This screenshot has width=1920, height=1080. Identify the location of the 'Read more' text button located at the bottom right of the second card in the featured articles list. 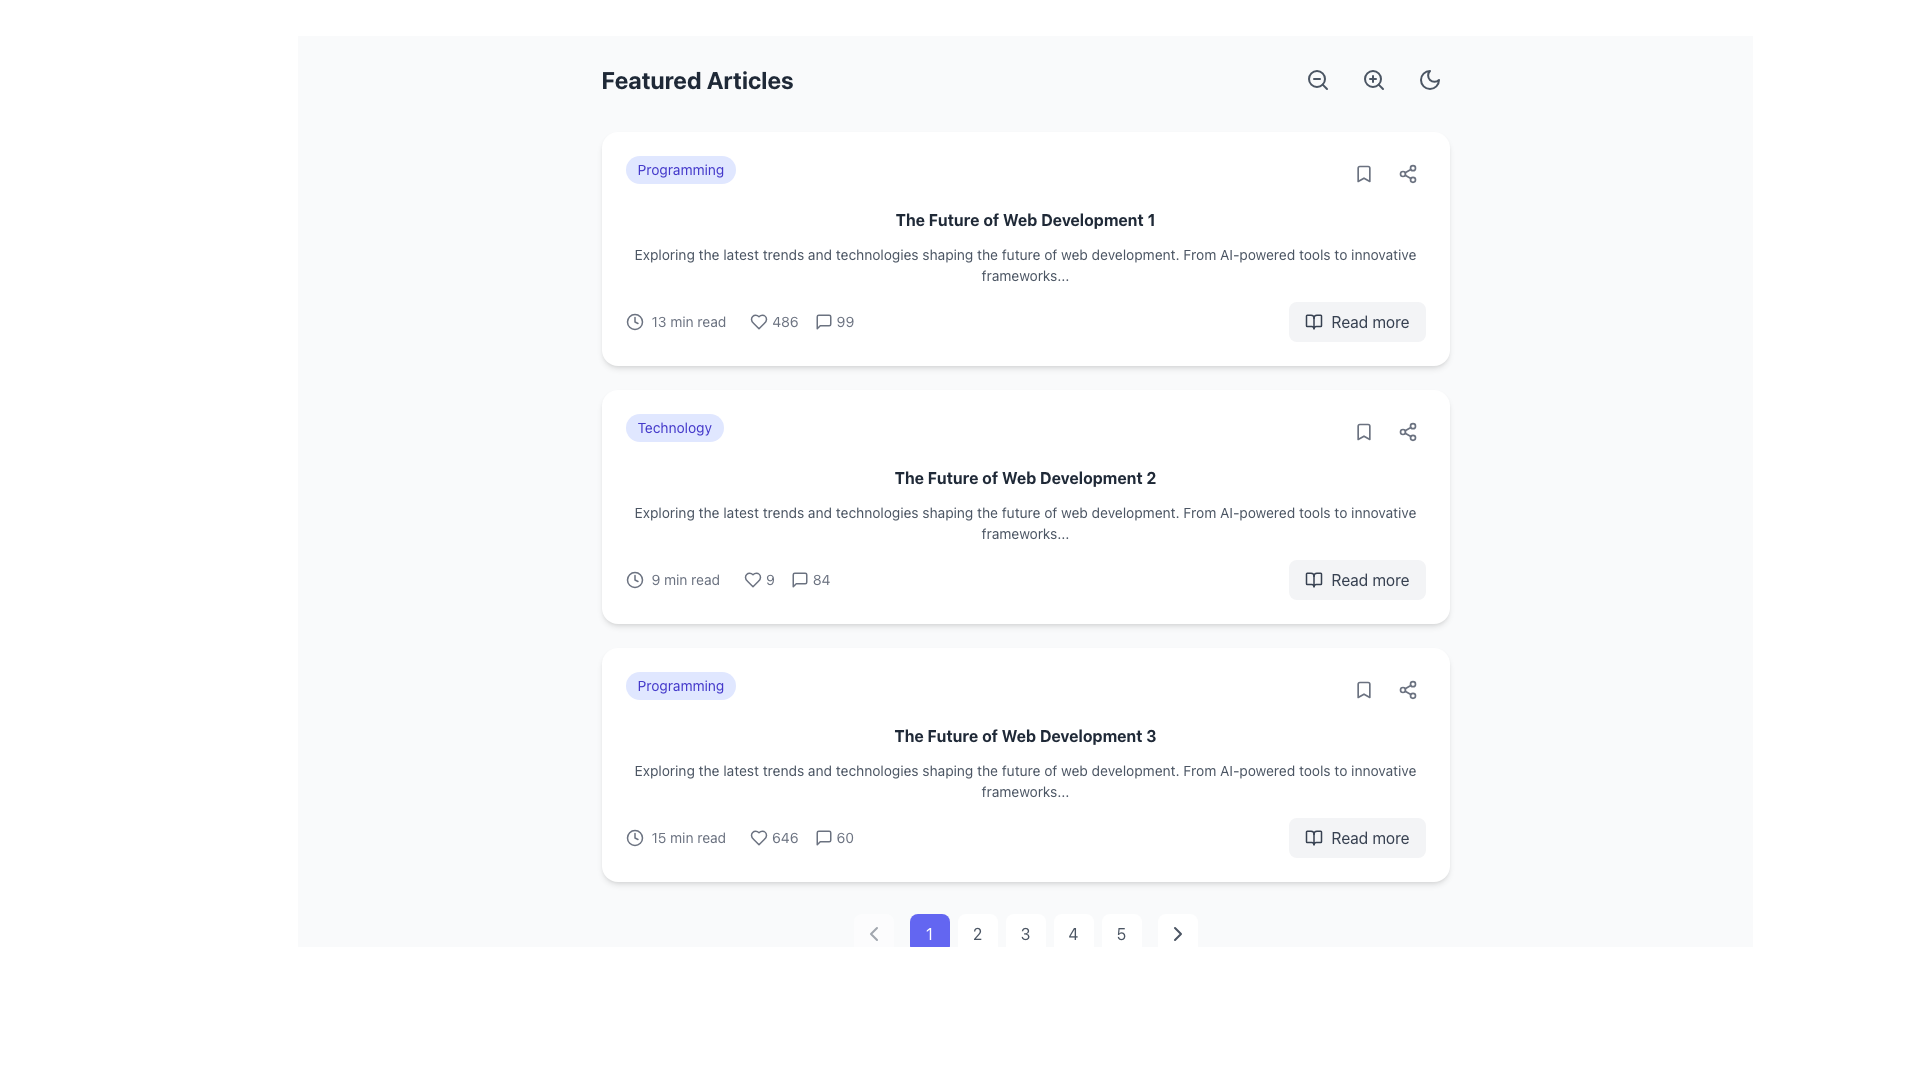
(1369, 579).